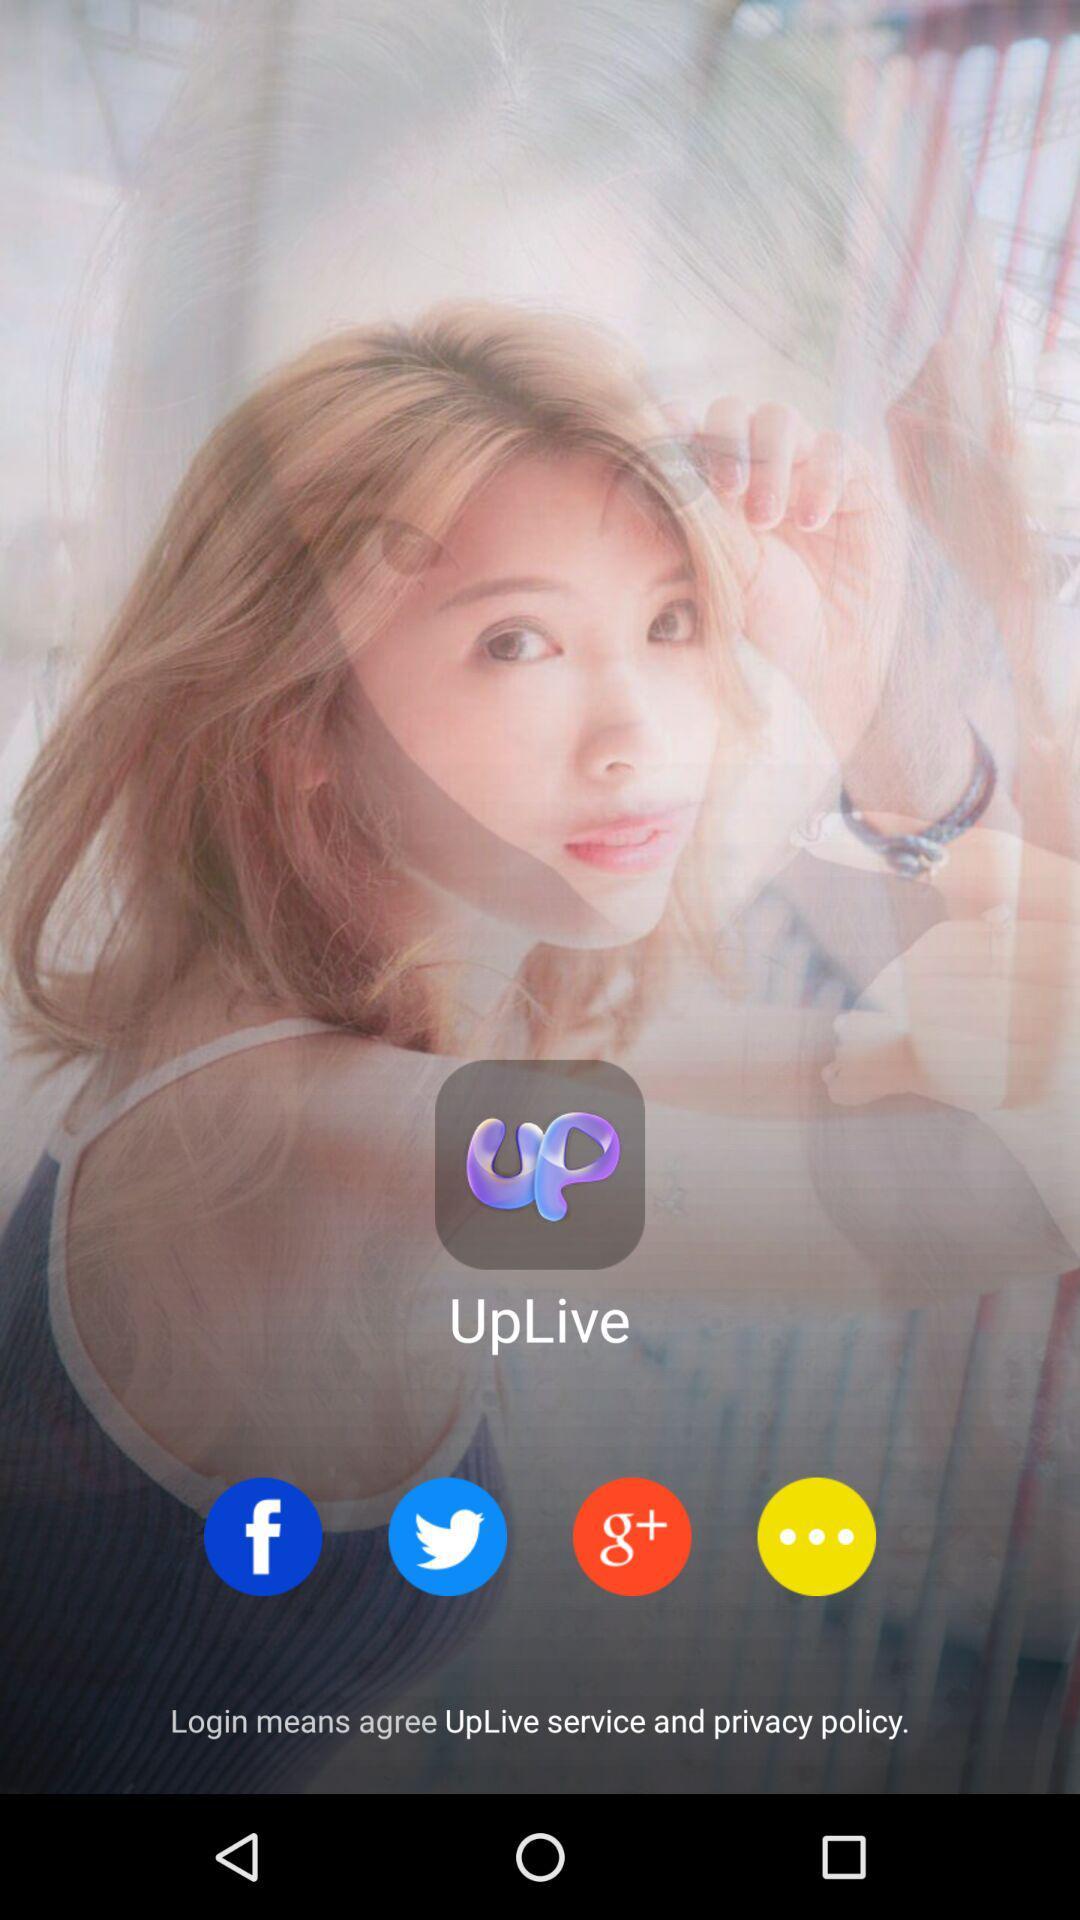 This screenshot has height=1920, width=1080. Describe the element at coordinates (262, 1535) in the screenshot. I see `the facebook icon` at that location.